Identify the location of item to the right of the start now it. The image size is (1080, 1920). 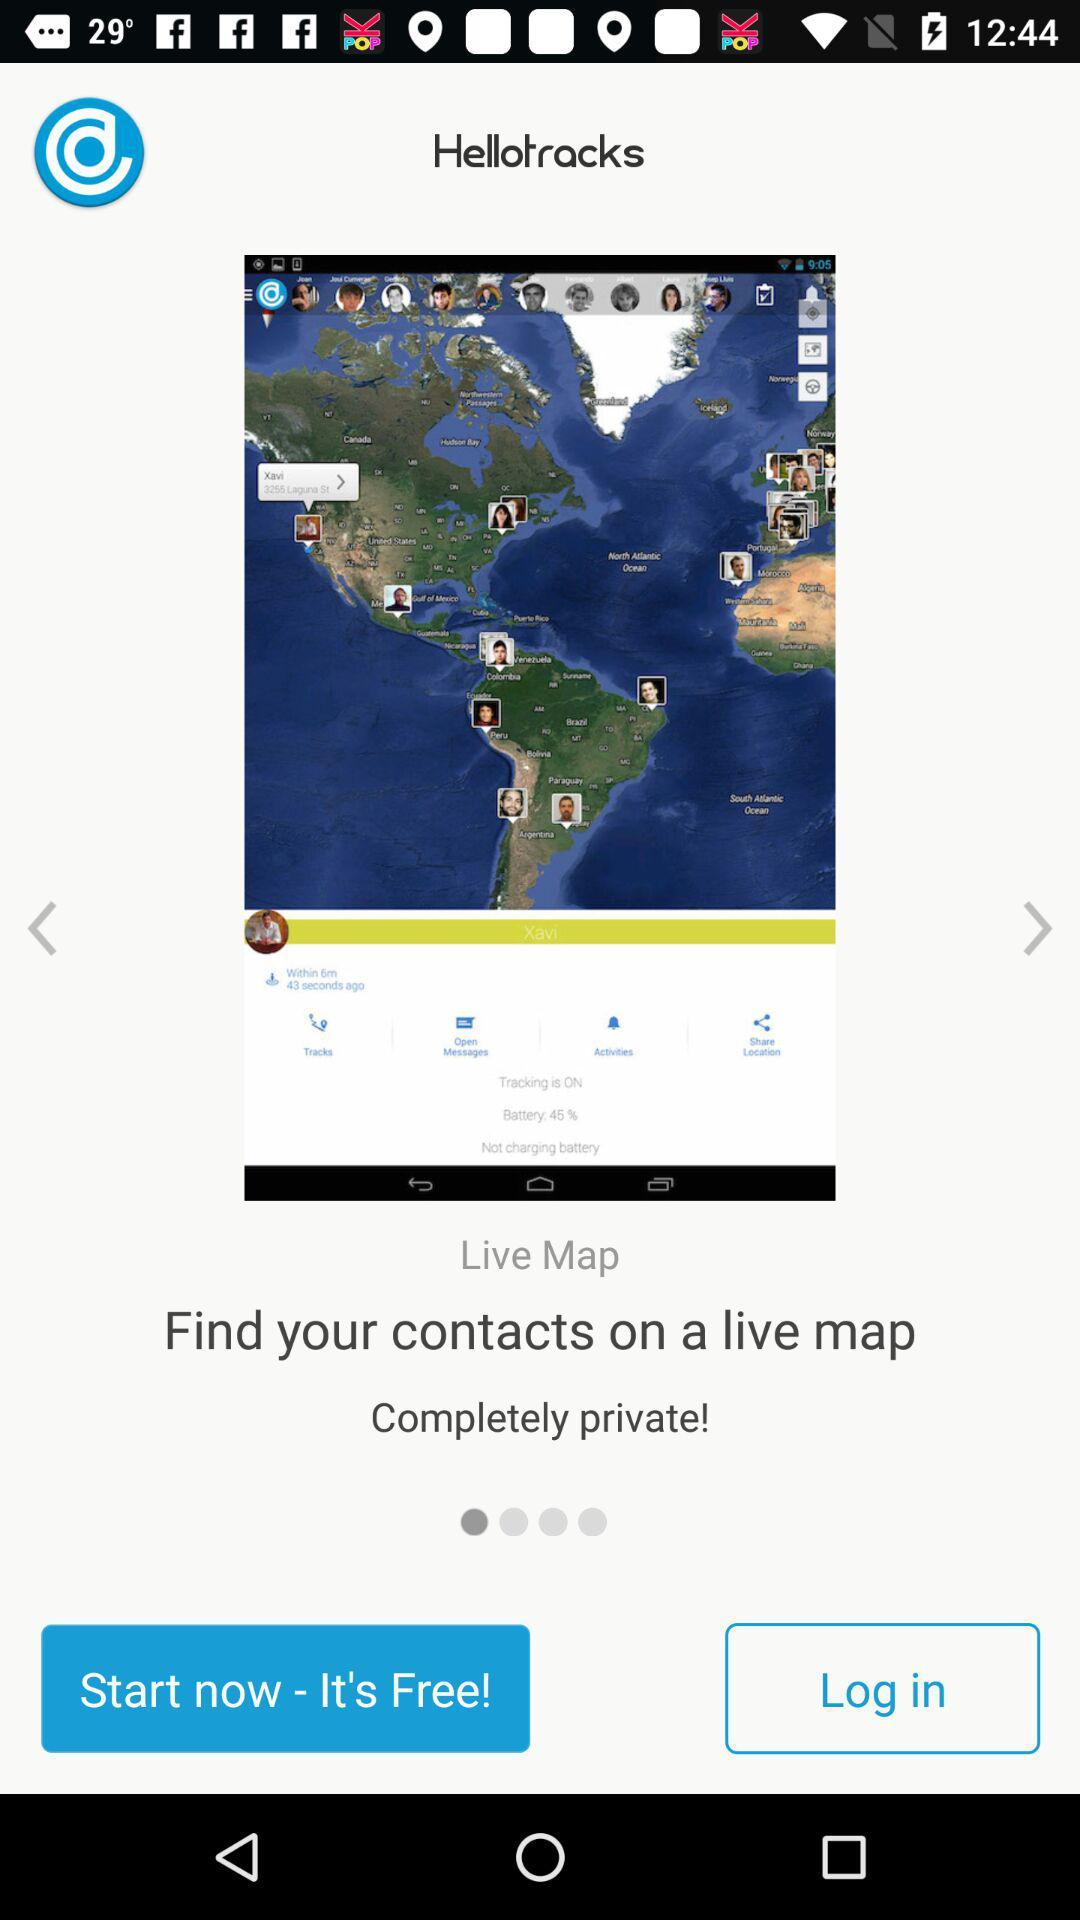
(881, 1687).